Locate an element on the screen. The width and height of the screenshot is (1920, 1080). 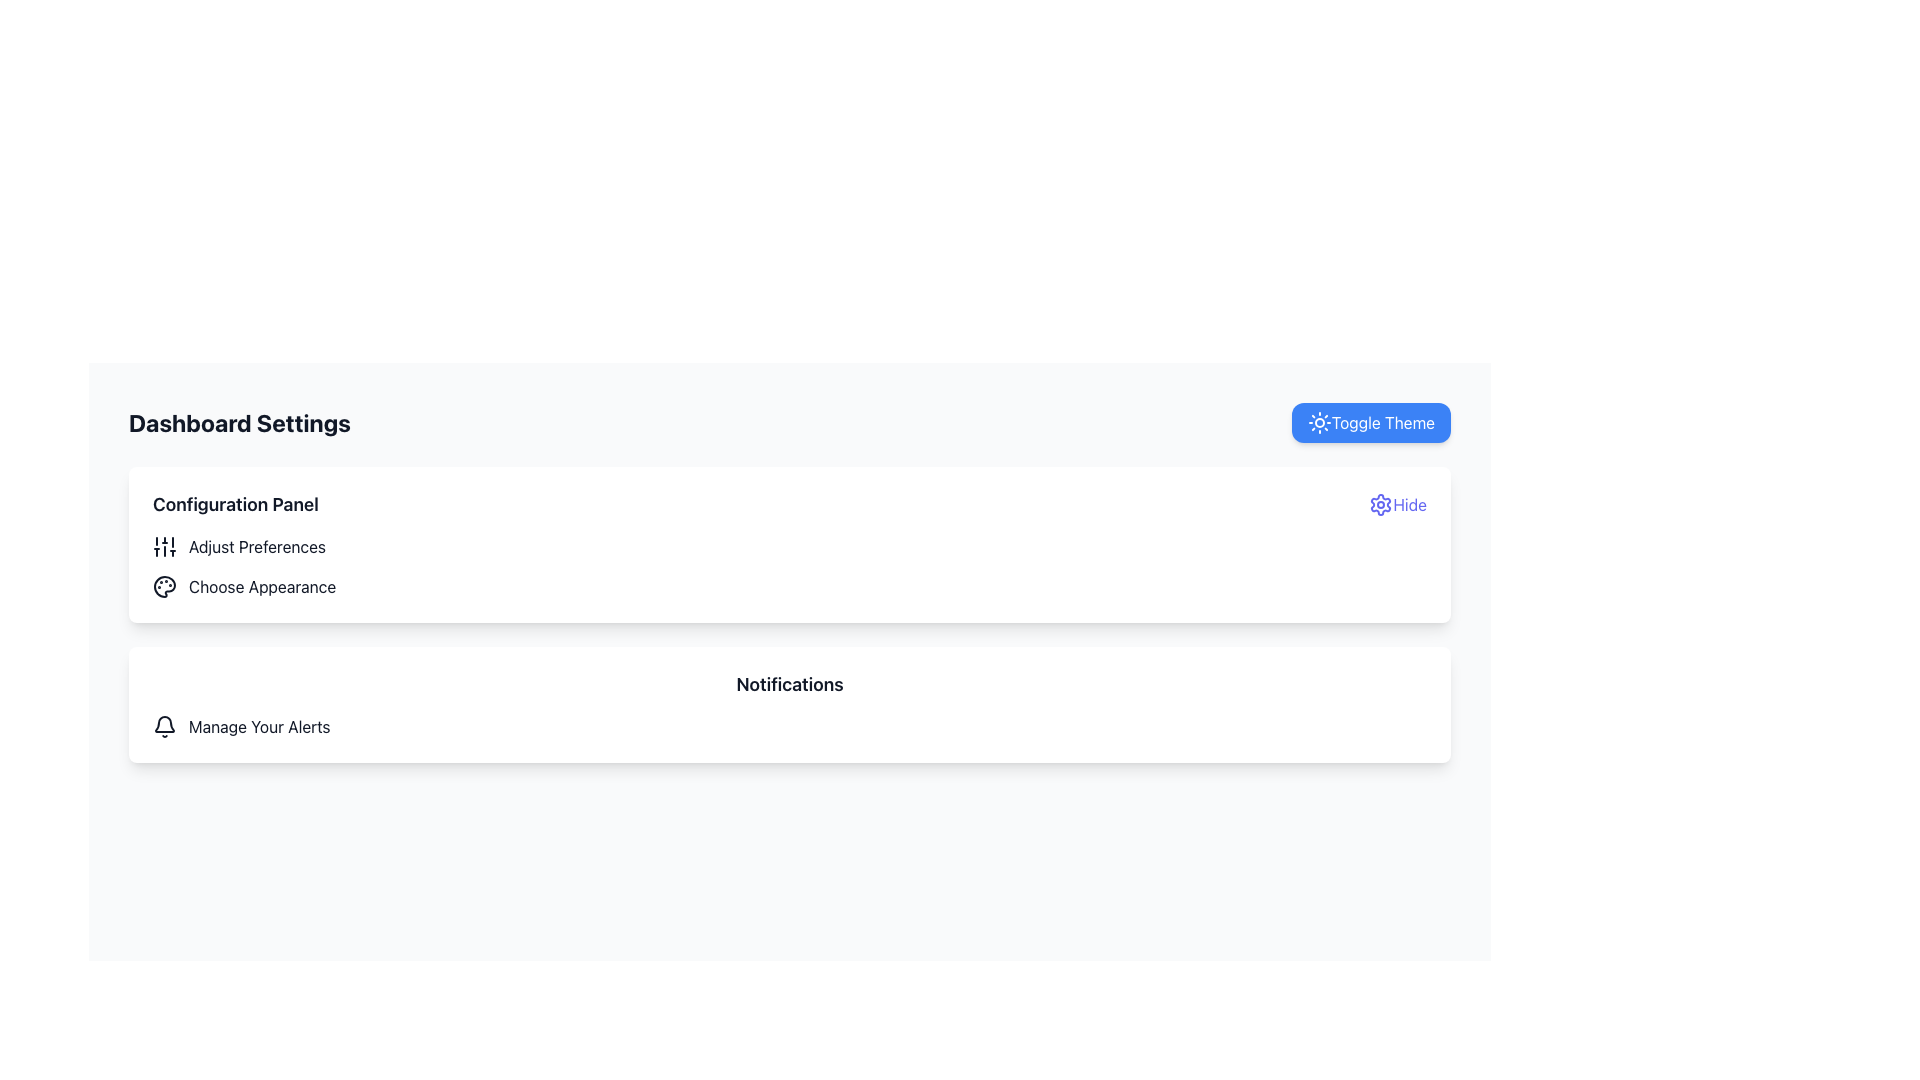
the 'Choose Appearance' text label located in the 'Configuration Panel' section, positioned below 'Adjust Preferences' and to the right of a palette icon is located at coordinates (261, 585).